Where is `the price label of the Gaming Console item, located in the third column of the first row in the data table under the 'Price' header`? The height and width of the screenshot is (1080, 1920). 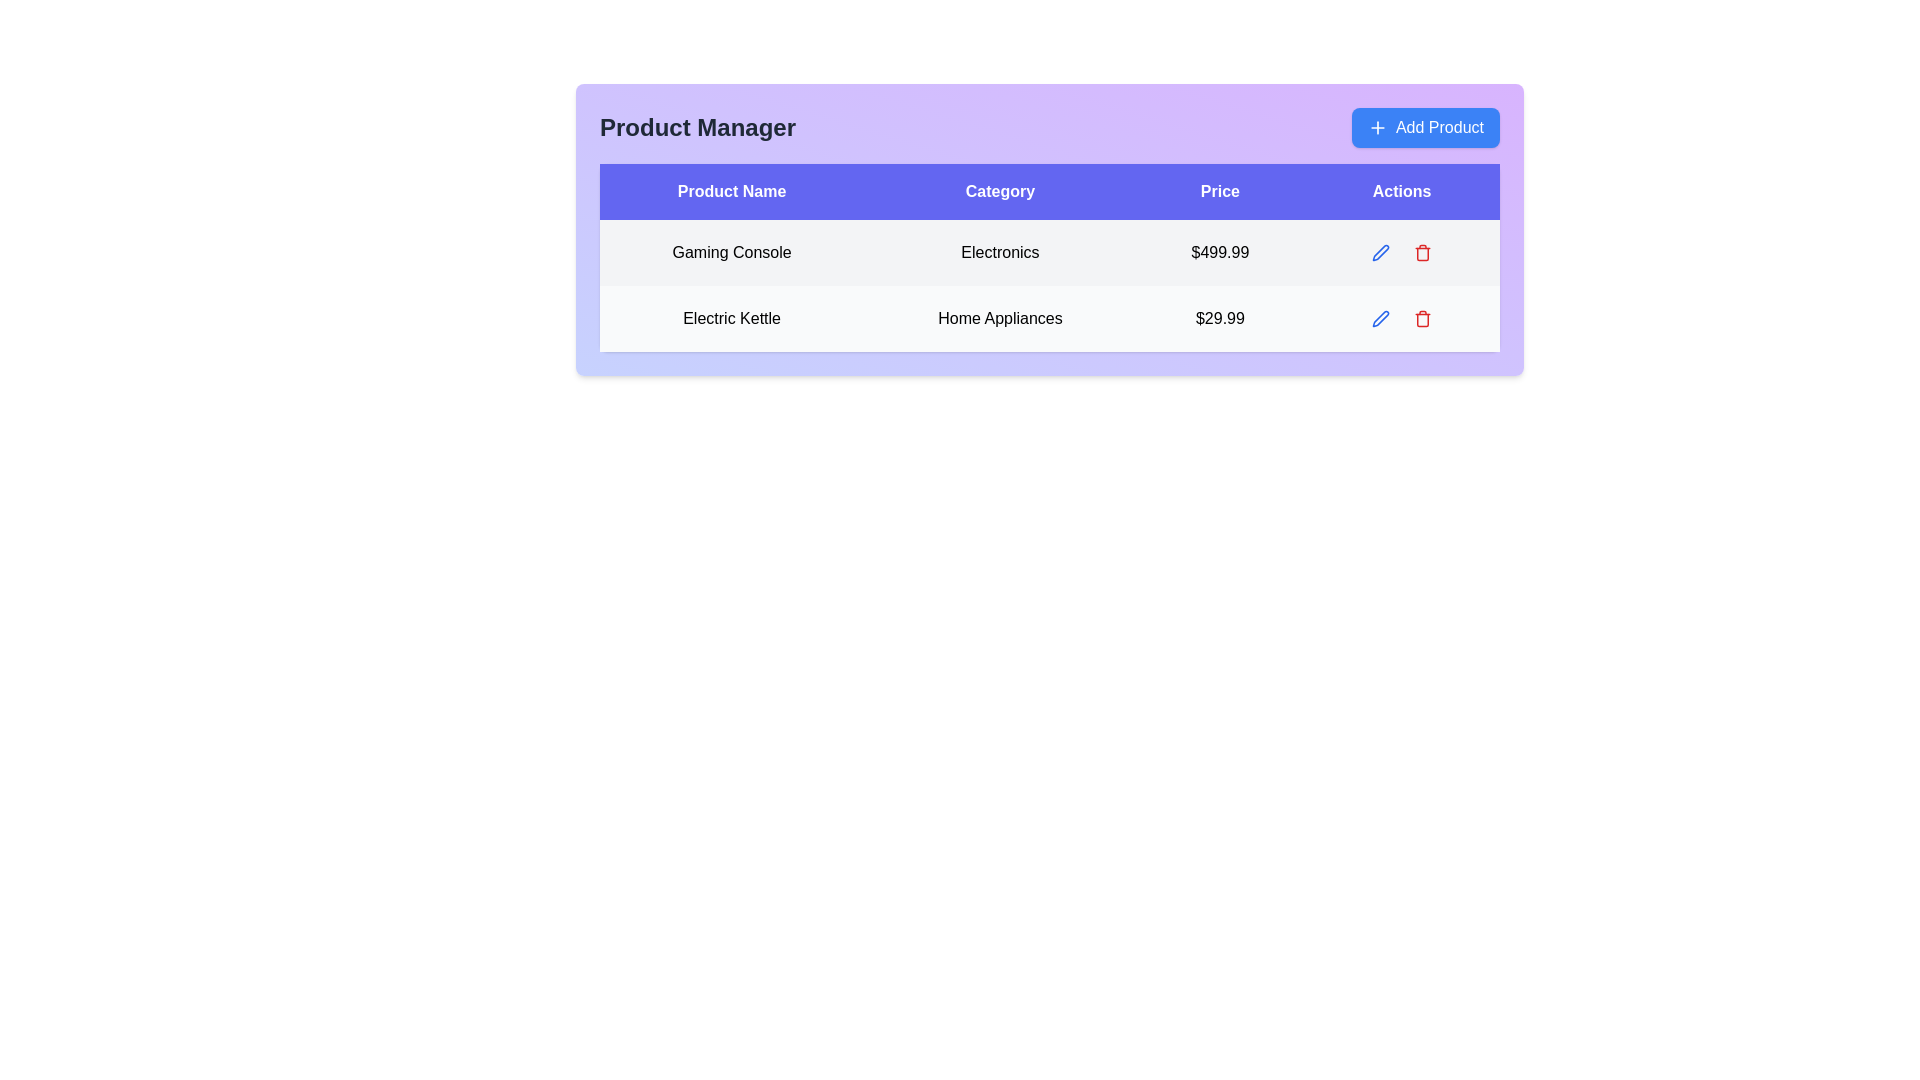 the price label of the Gaming Console item, located in the third column of the first row in the data table under the 'Price' header is located at coordinates (1219, 252).